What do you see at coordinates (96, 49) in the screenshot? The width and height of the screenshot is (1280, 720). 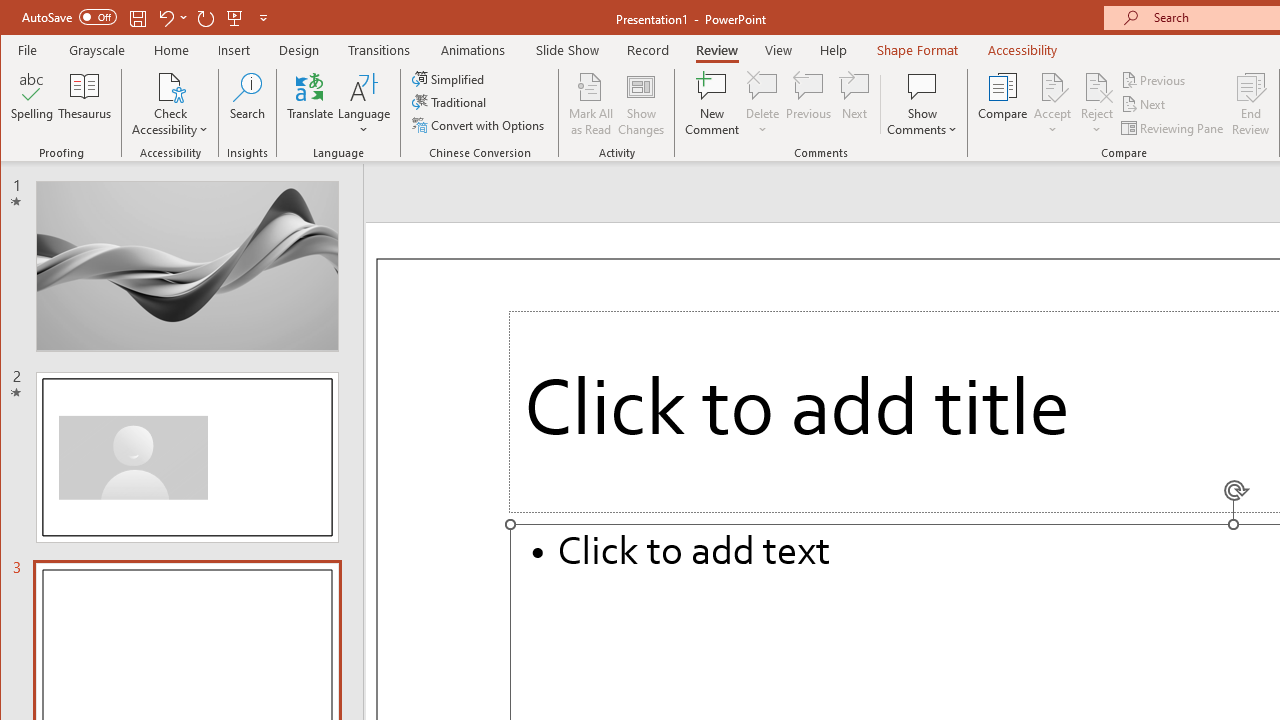 I see `'Grayscale'` at bounding box center [96, 49].